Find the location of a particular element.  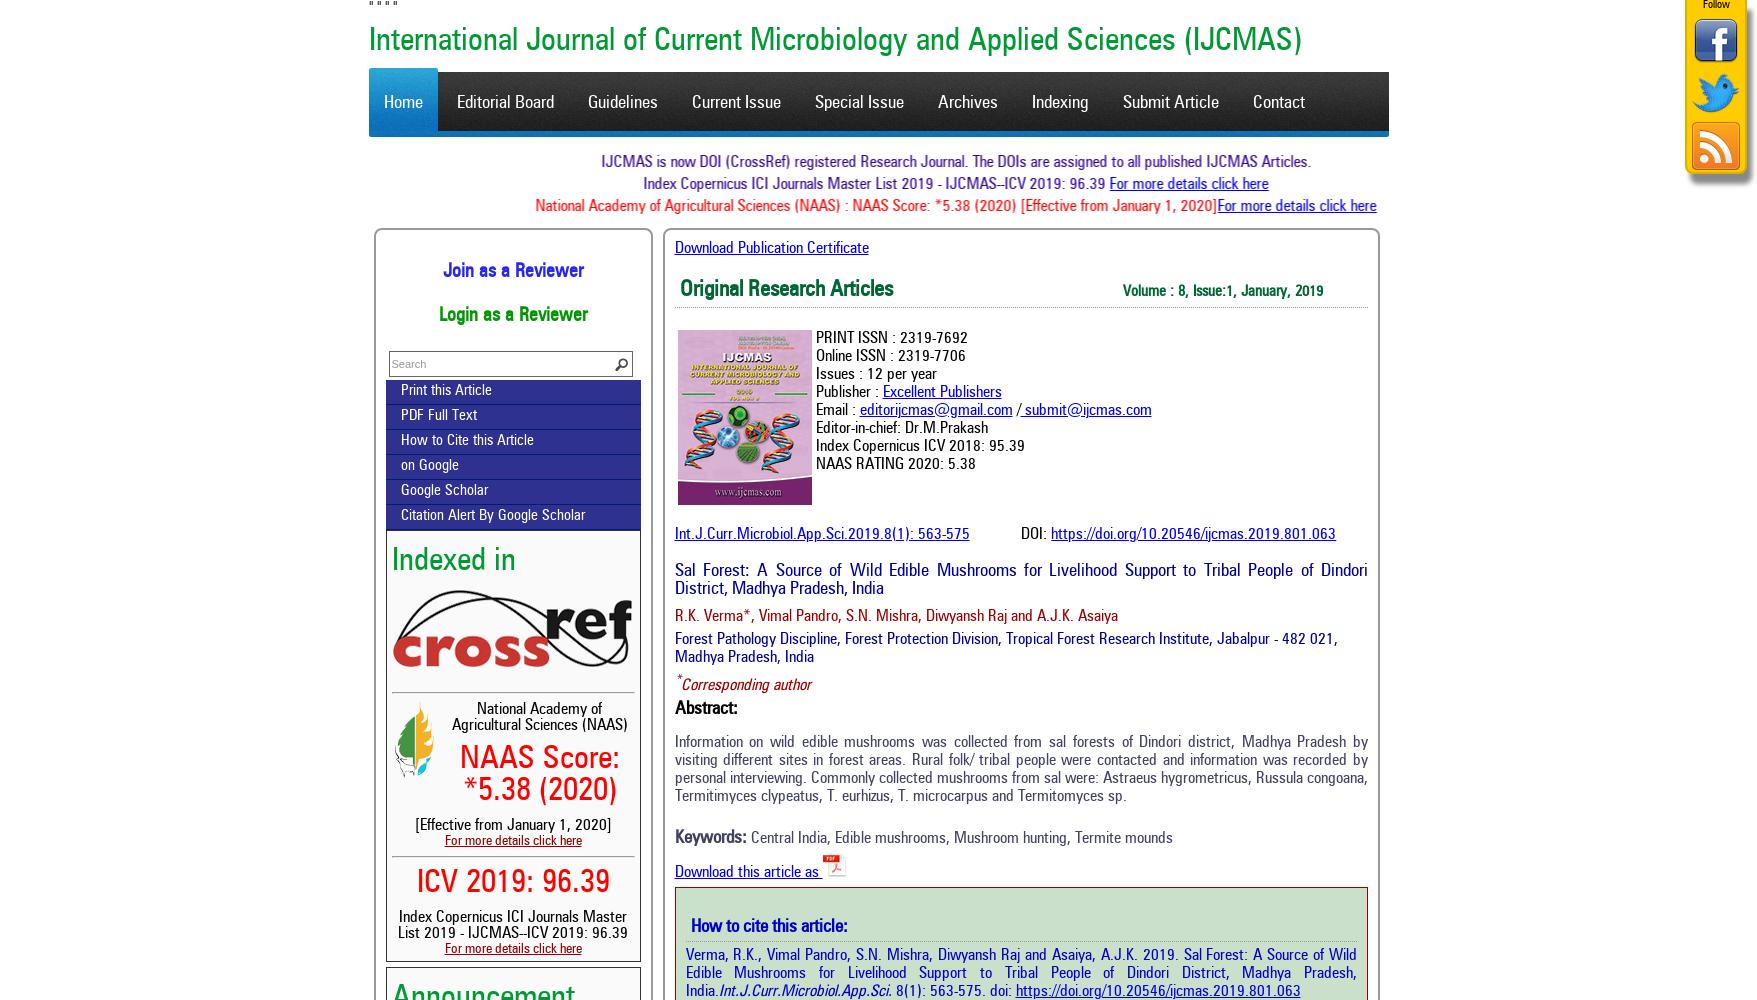

'on Google' is located at coordinates (428, 465).